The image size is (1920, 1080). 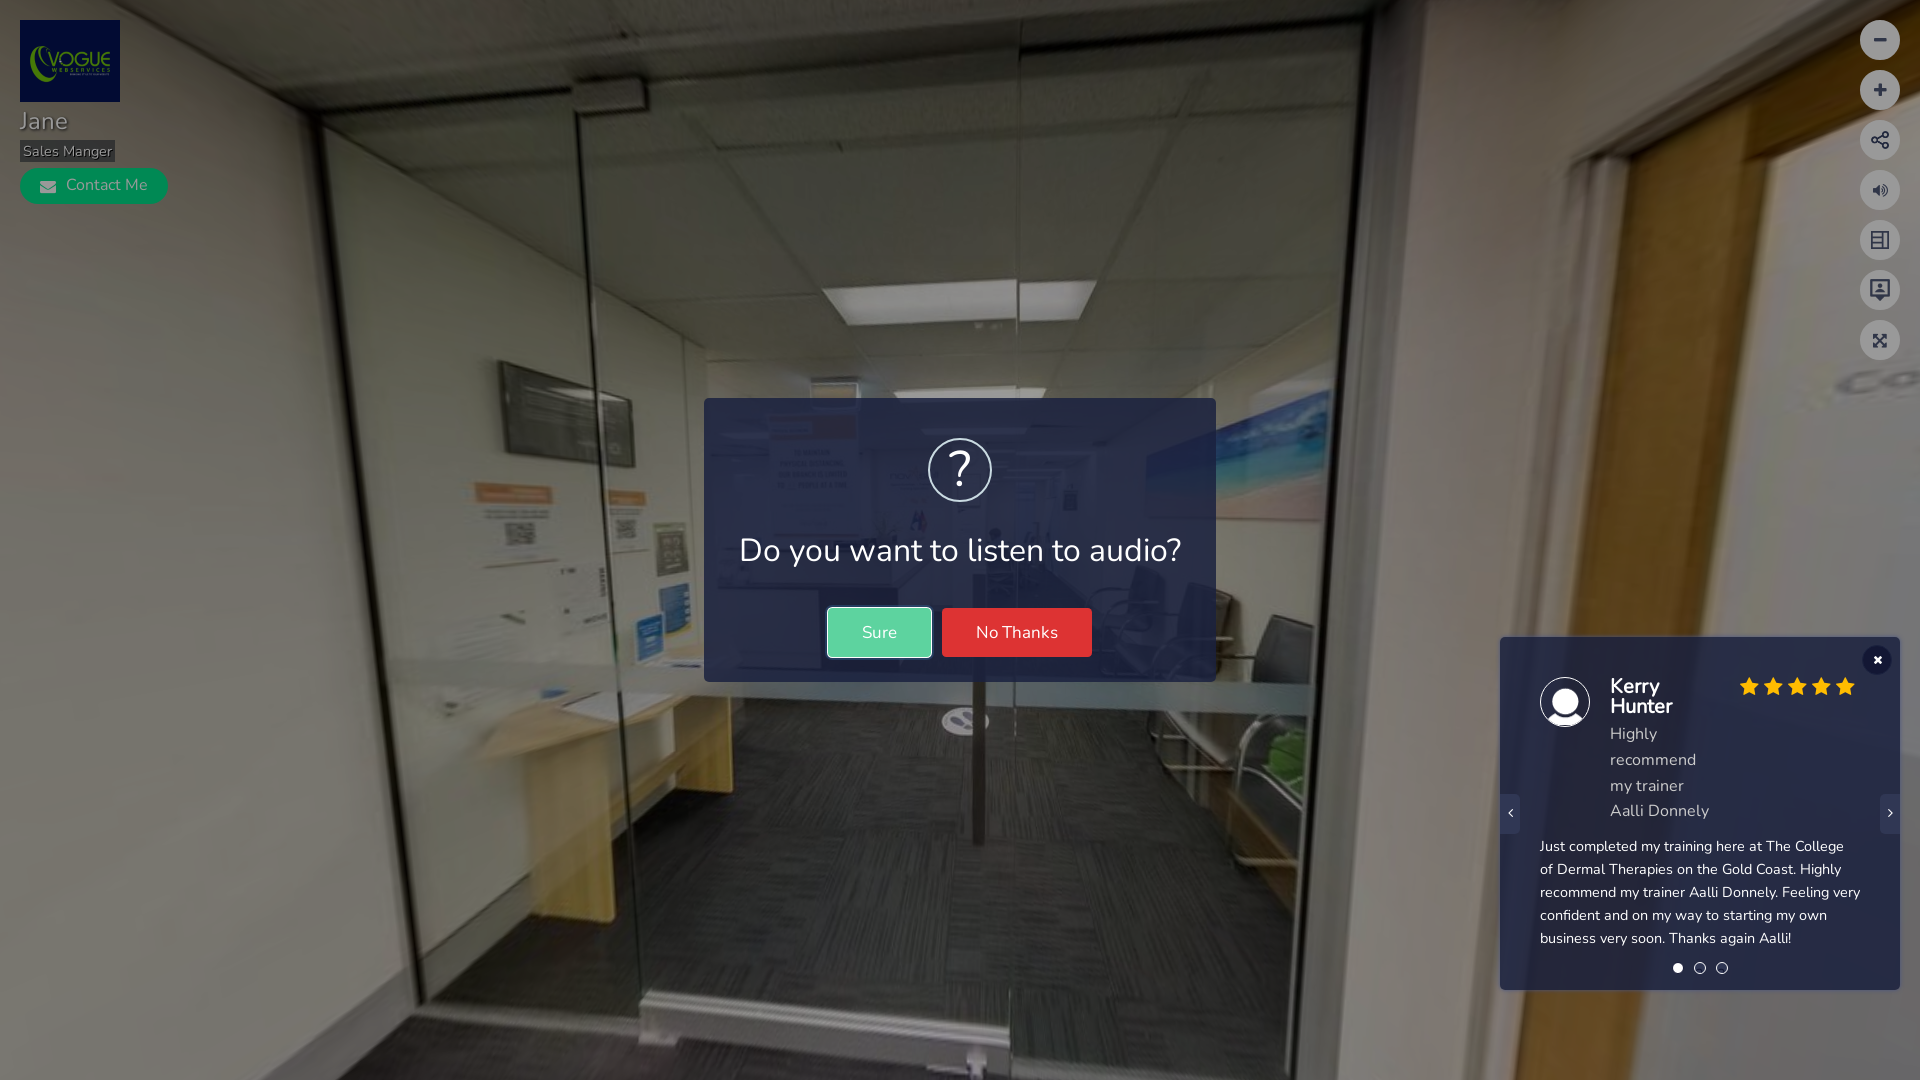 I want to click on '2', so click(x=1698, y=973).